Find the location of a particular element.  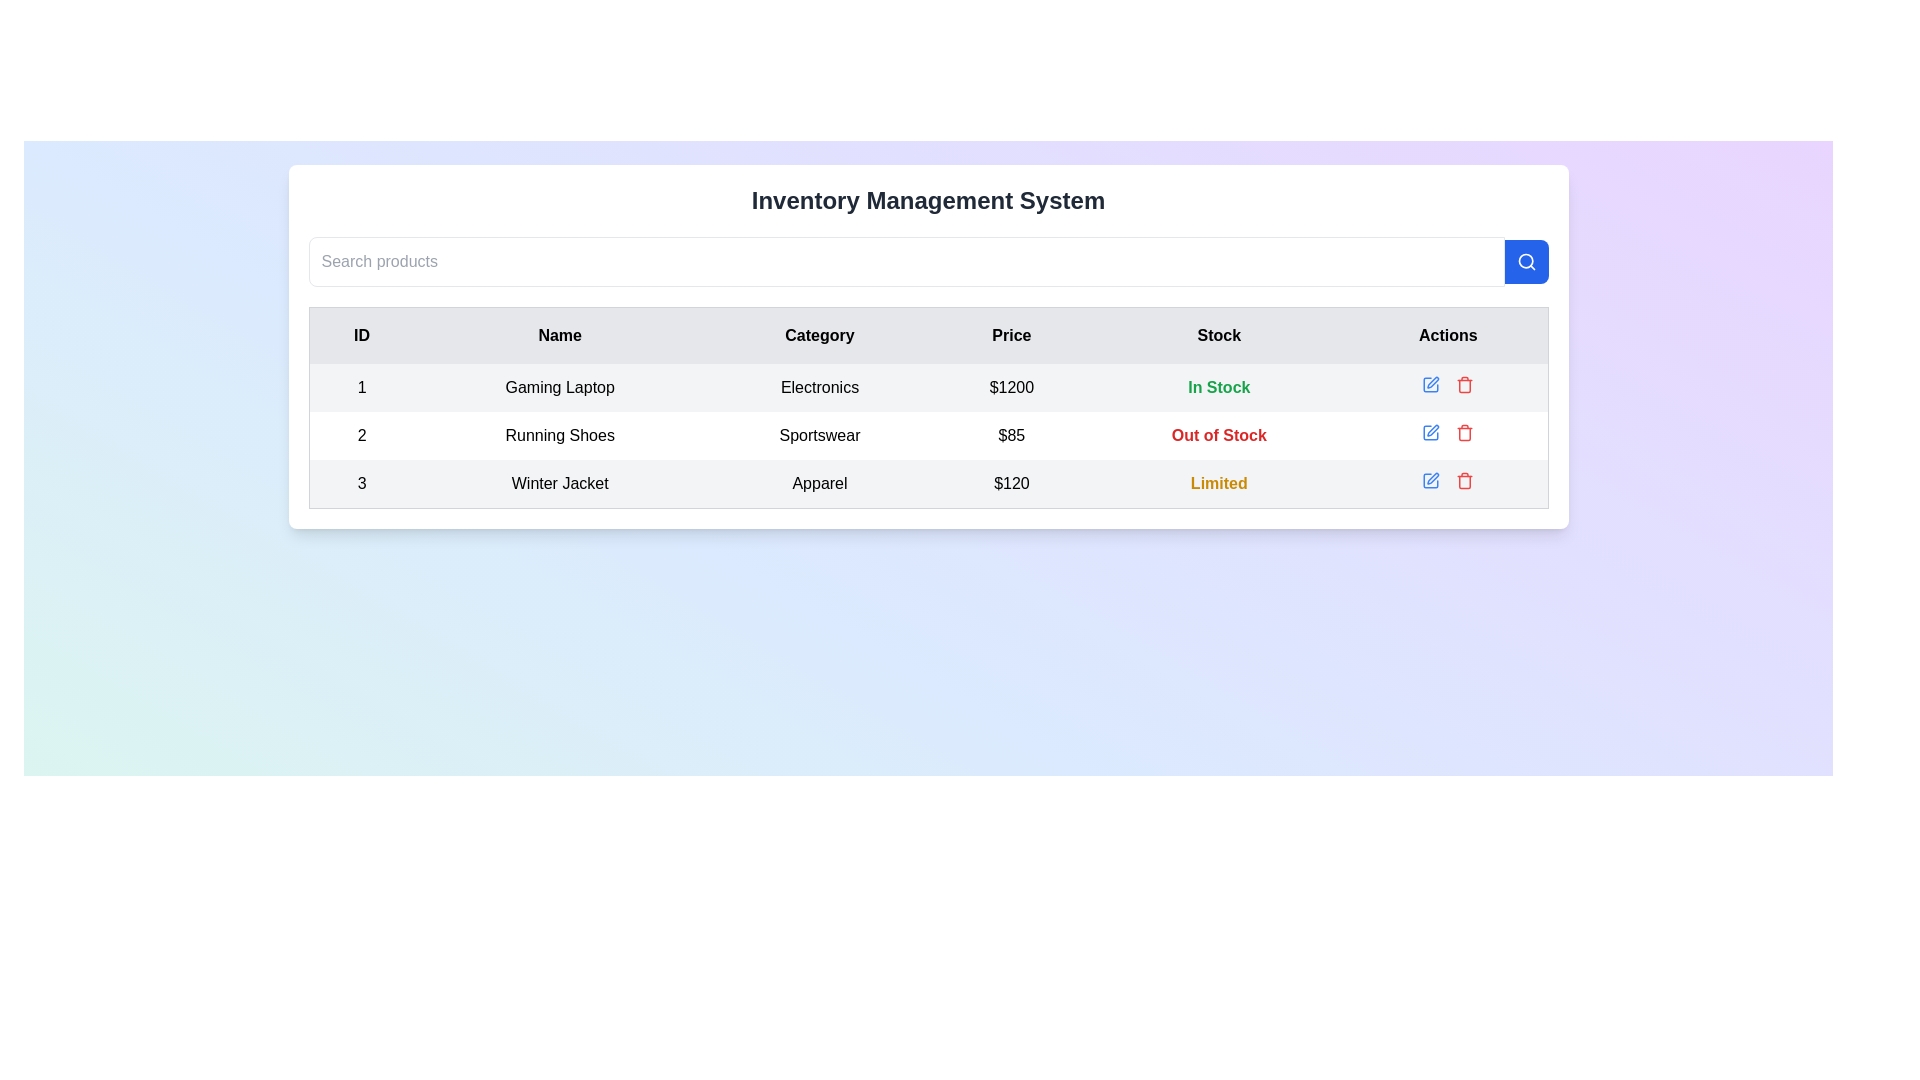

text displayed in the number '3' text label, which is centered in the first cell of the bottom row in a table under the header 'ID' is located at coordinates (361, 484).